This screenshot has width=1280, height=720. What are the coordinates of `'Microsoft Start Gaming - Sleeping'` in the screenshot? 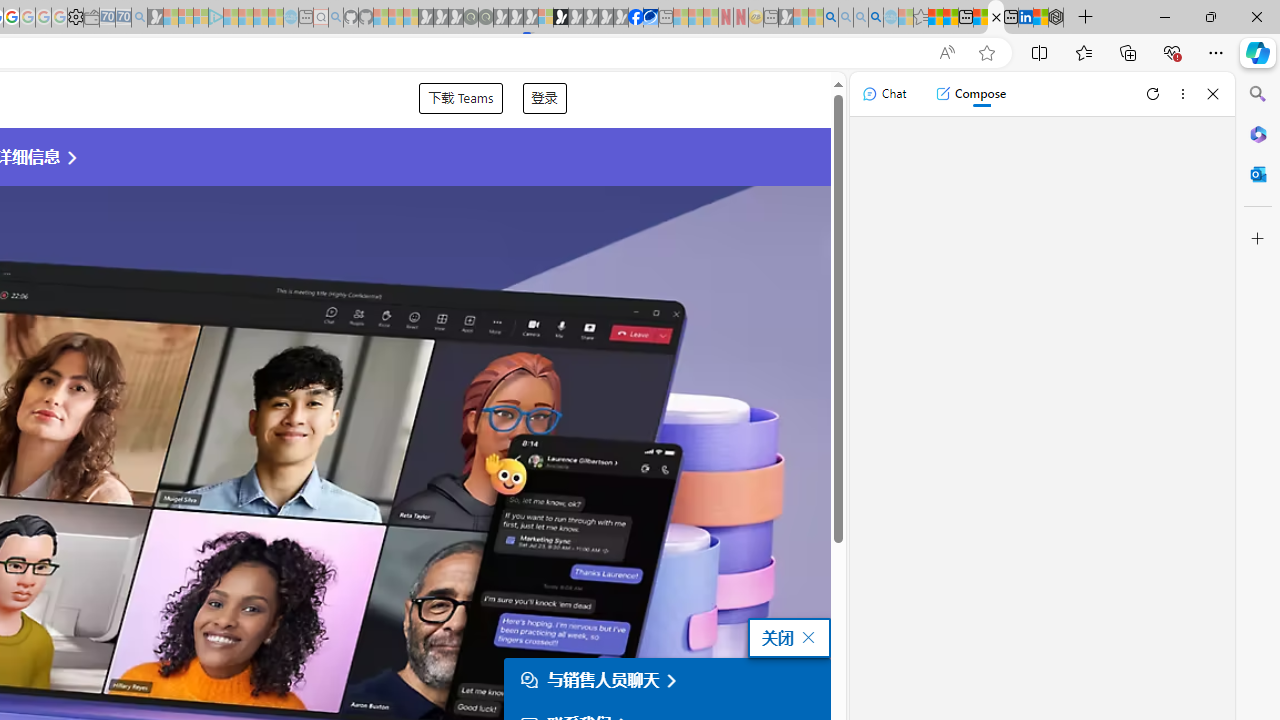 It's located at (154, 17).